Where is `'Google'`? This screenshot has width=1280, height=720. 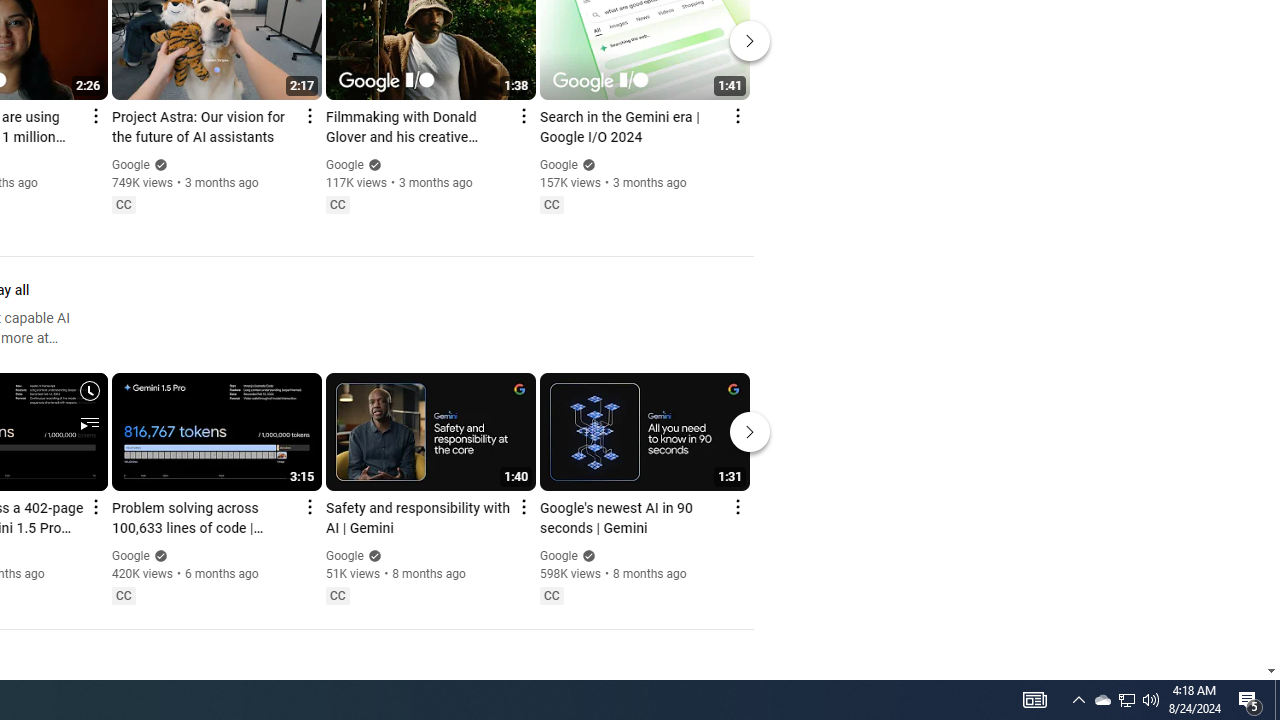 'Google' is located at coordinates (558, 556).